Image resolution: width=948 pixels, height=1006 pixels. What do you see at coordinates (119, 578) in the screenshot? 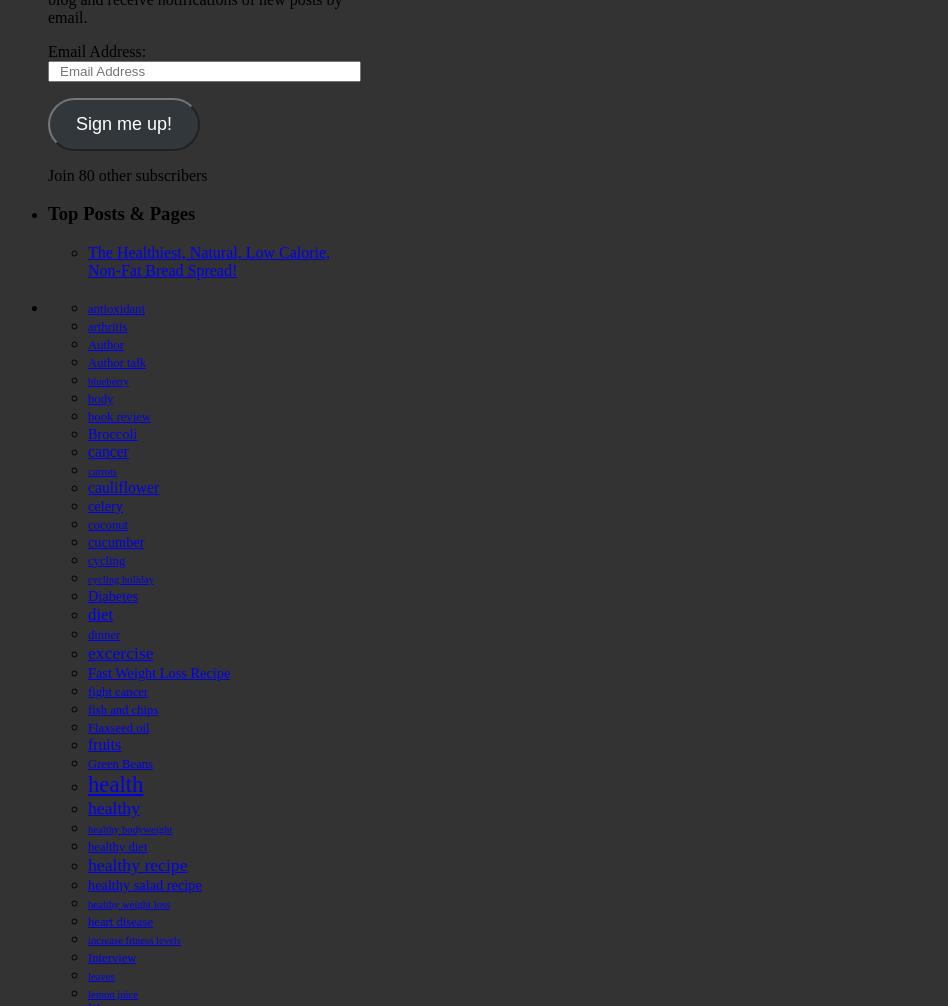
I see `'cycling holiday'` at bounding box center [119, 578].